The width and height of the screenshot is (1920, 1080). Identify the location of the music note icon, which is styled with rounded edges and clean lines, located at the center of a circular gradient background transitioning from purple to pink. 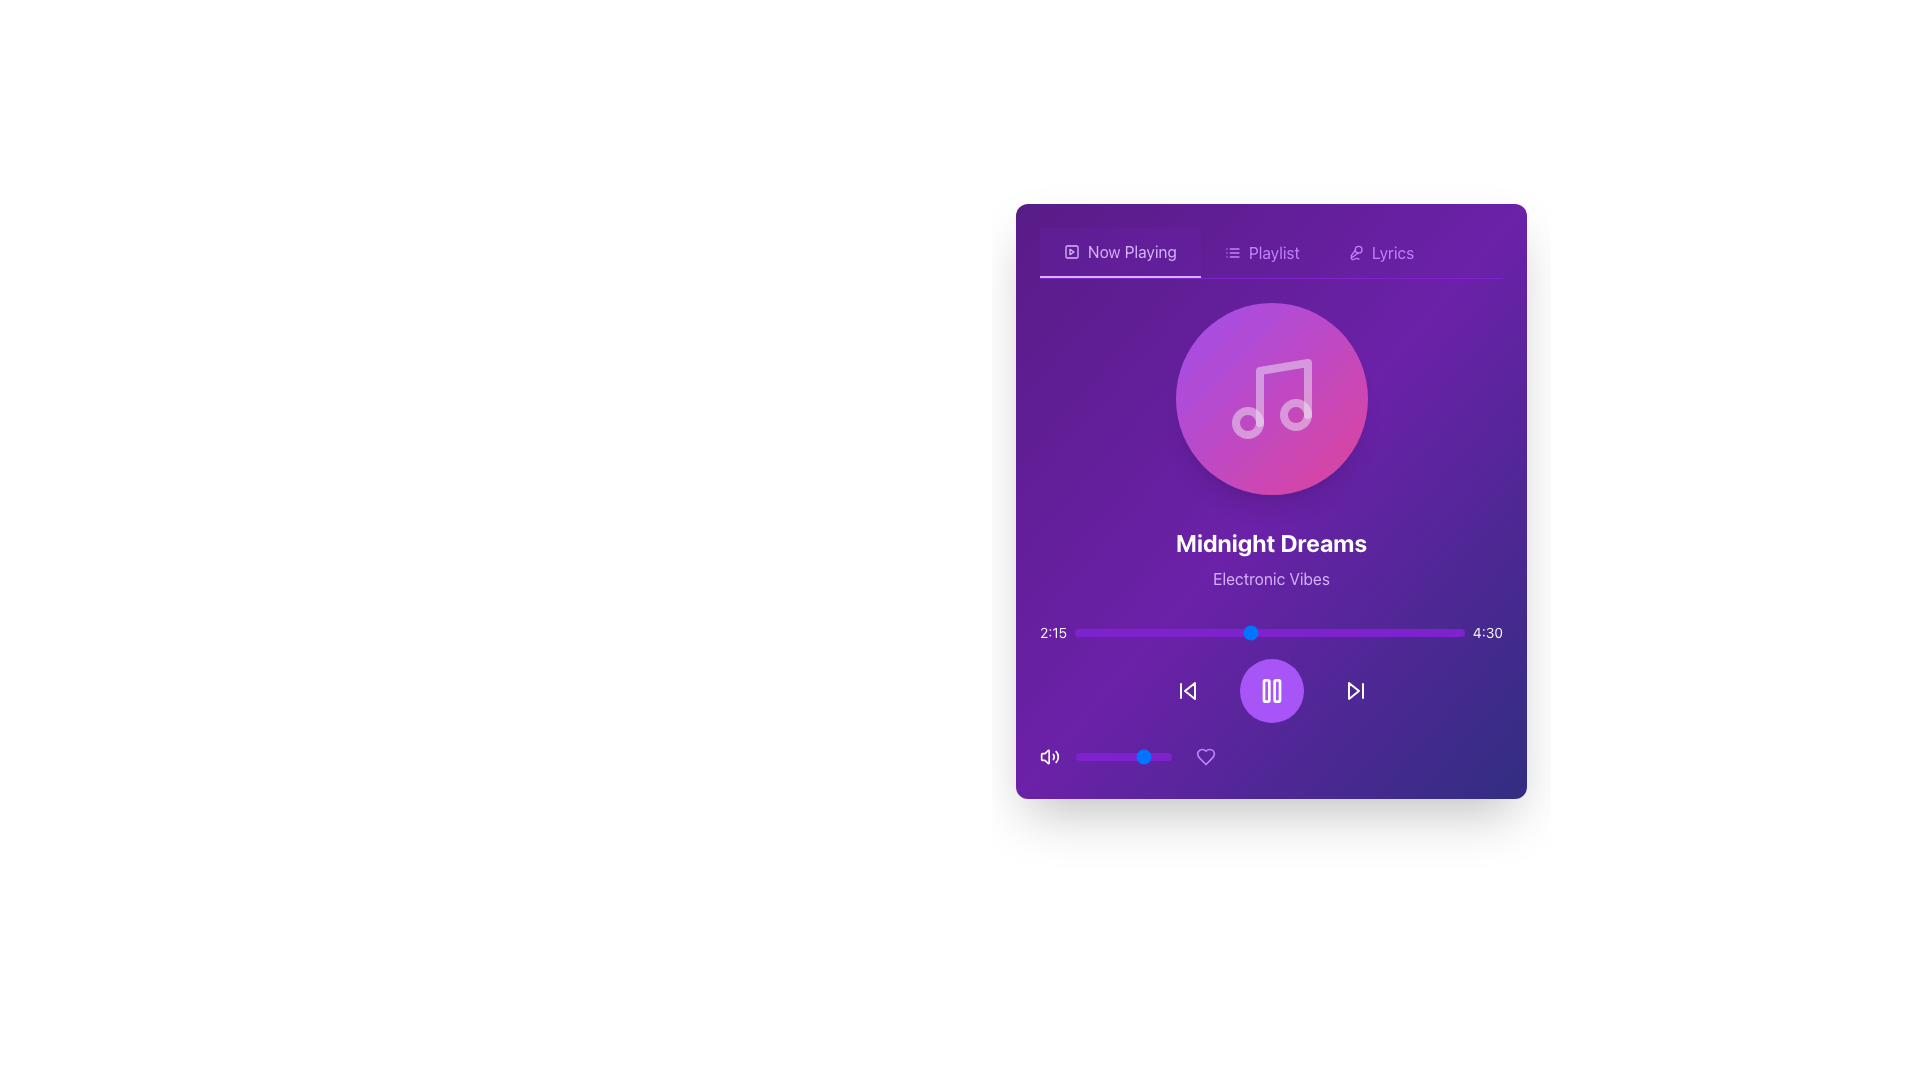
(1270, 398).